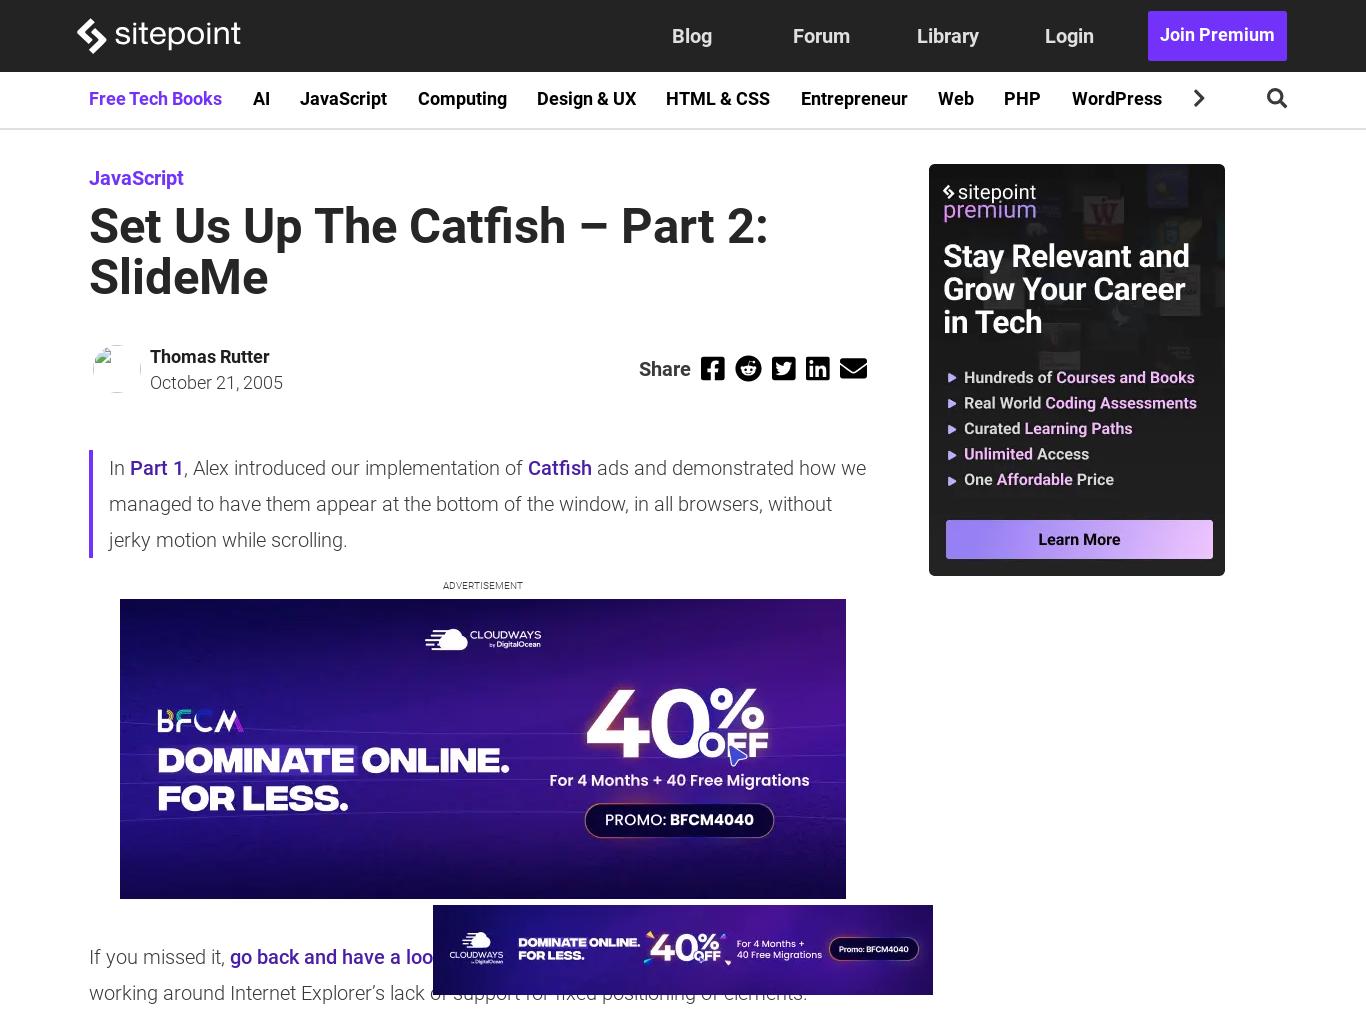 The width and height of the screenshot is (1366, 1033). What do you see at coordinates (1216, 35) in the screenshot?
I see `'Join Premium'` at bounding box center [1216, 35].